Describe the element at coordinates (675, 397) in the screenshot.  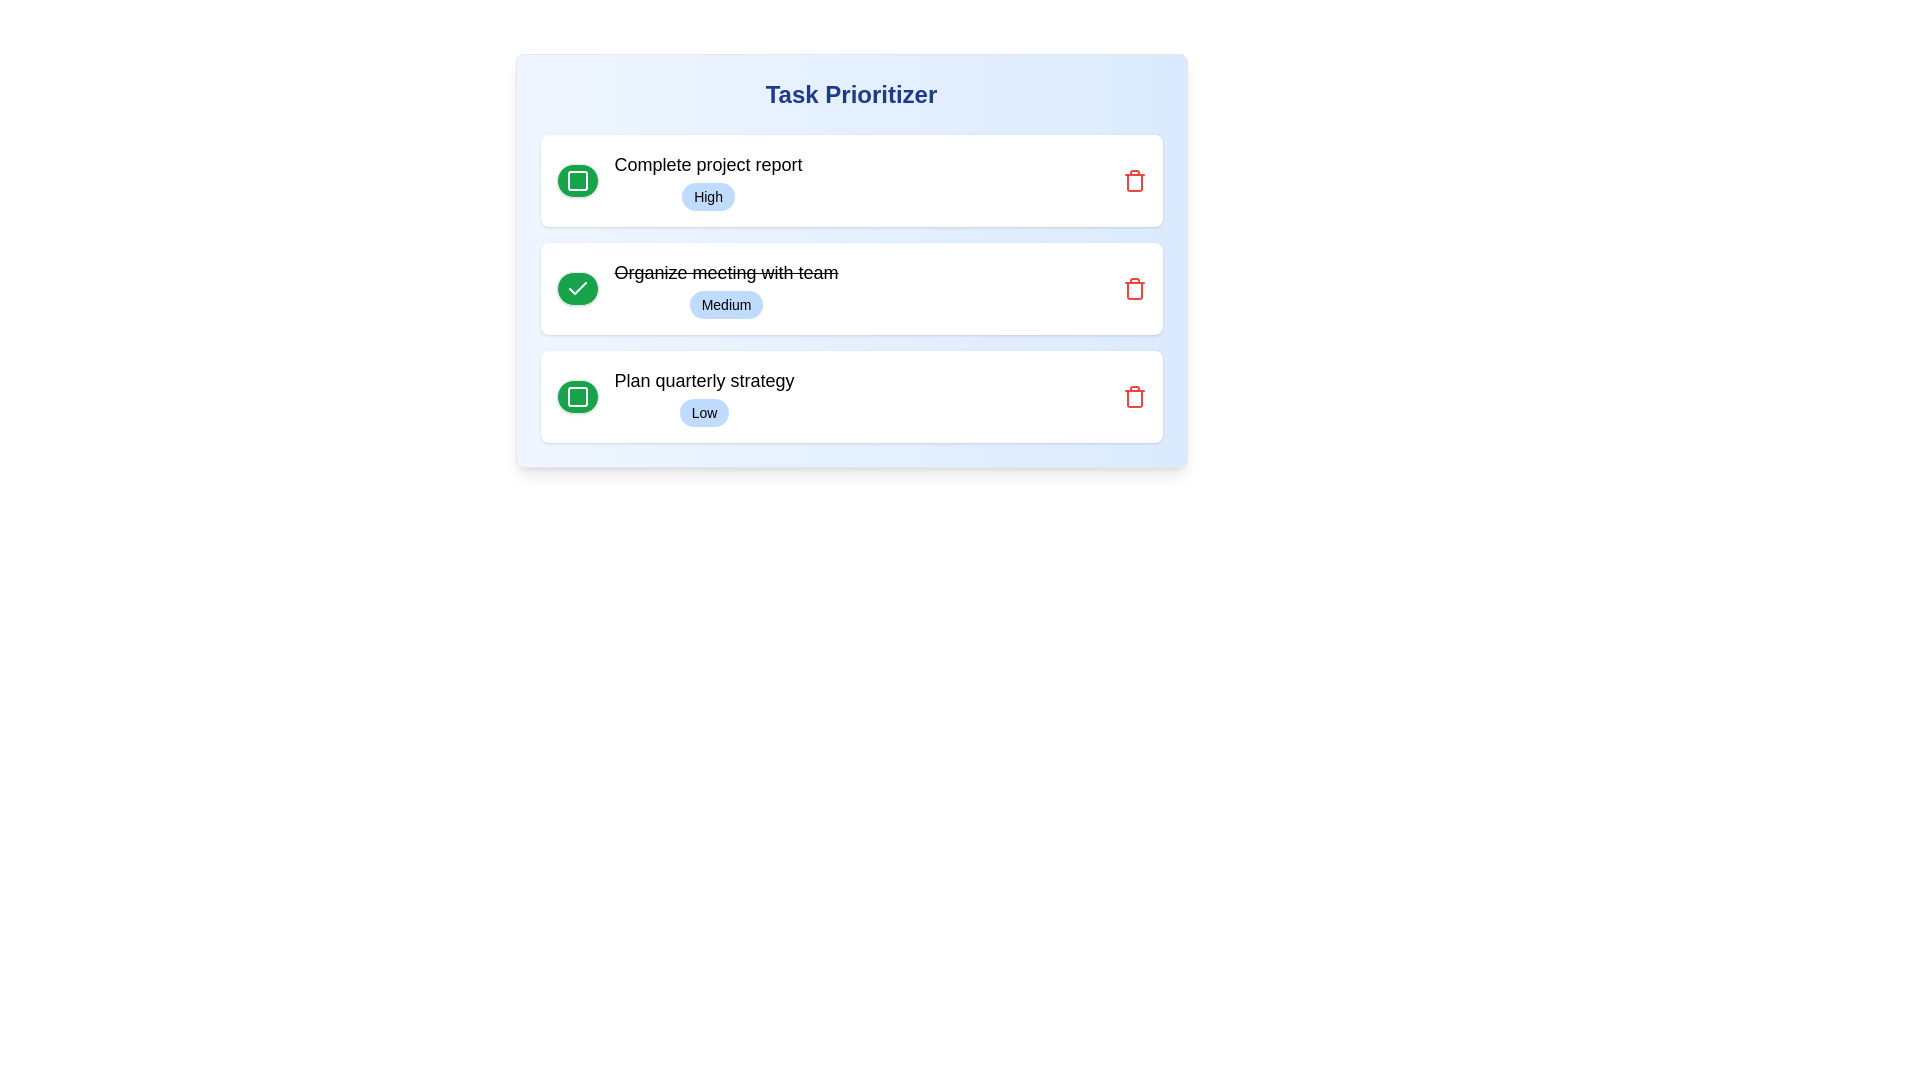
I see `the priority badge labeled 'Low' that is associated with the text 'Plan quarterly strategy' in the Task Prioritizer interface` at that location.